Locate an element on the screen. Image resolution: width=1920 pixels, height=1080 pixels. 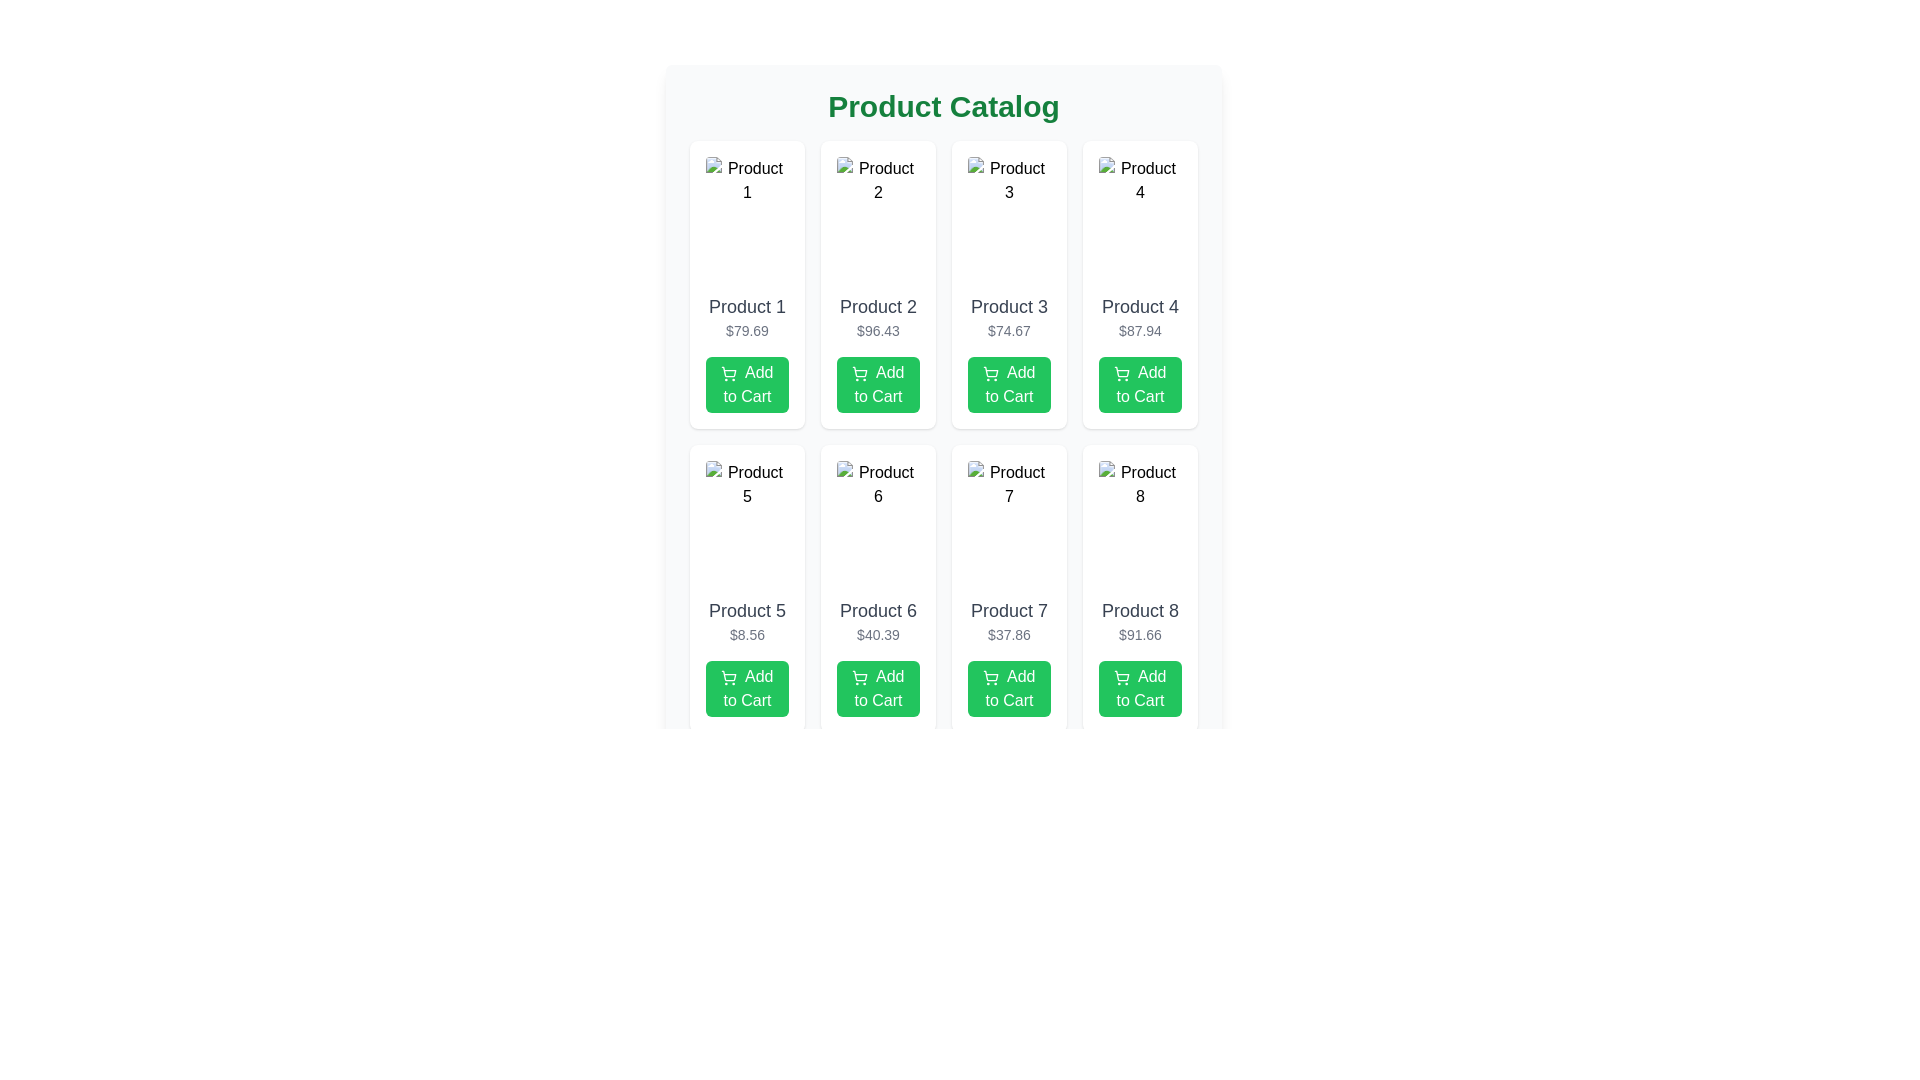
page number displayed on the Pagination control located at the bottom of the product catalog, which includes navigation buttons and current page information is located at coordinates (943, 774).